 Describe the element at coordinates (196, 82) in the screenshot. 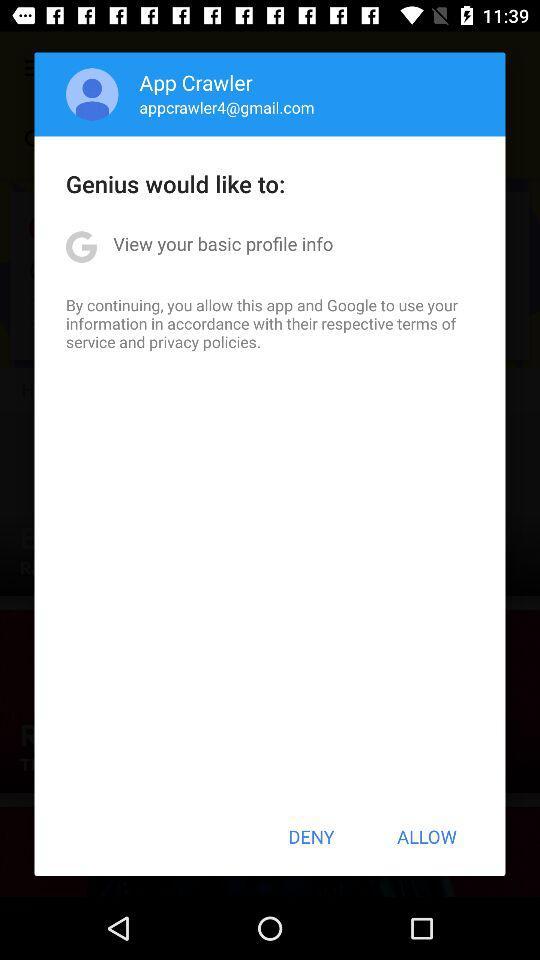

I see `app crawler icon` at that location.